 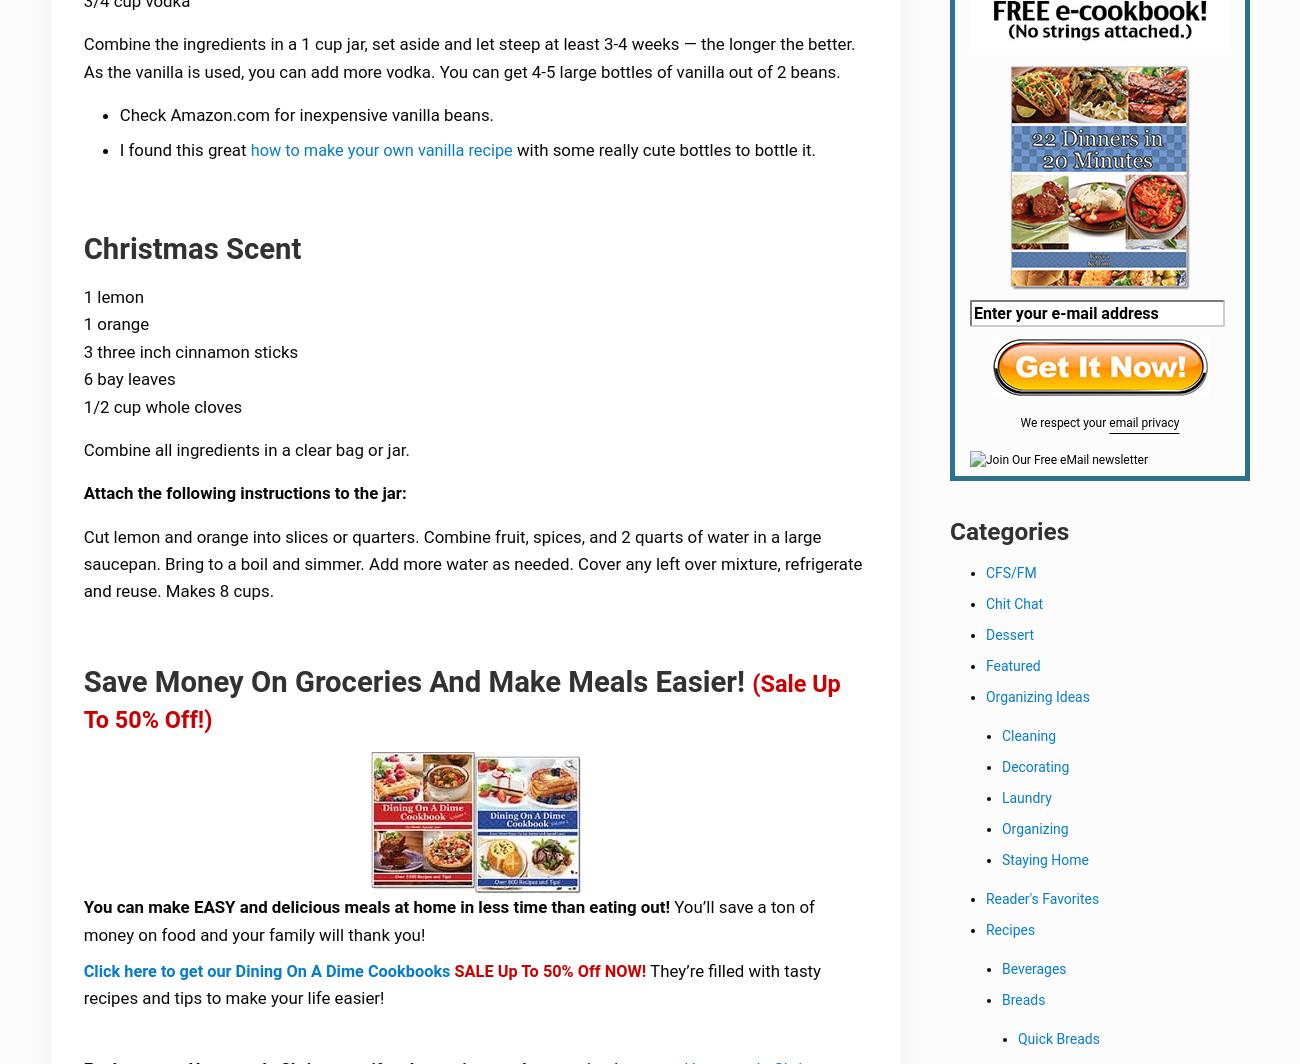 What do you see at coordinates (1027, 738) in the screenshot?
I see `'Cleaning'` at bounding box center [1027, 738].